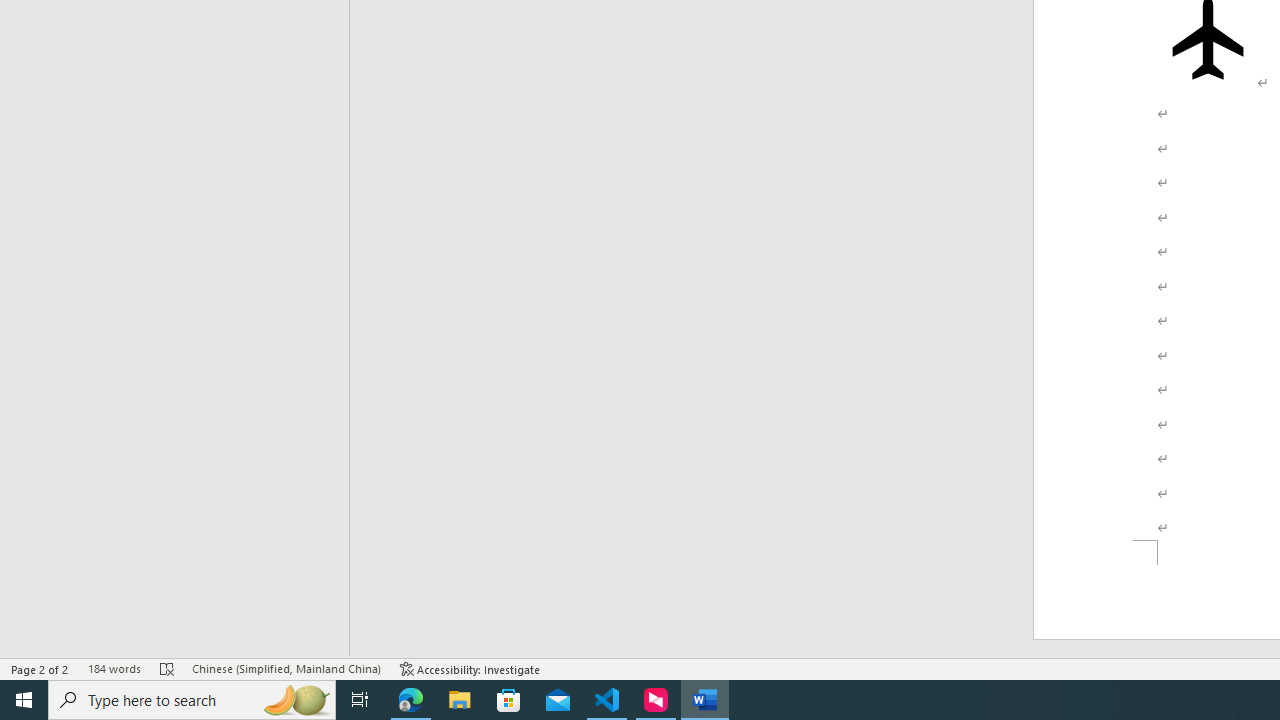  I want to click on 'Page Number Page 2 of 2', so click(40, 669).